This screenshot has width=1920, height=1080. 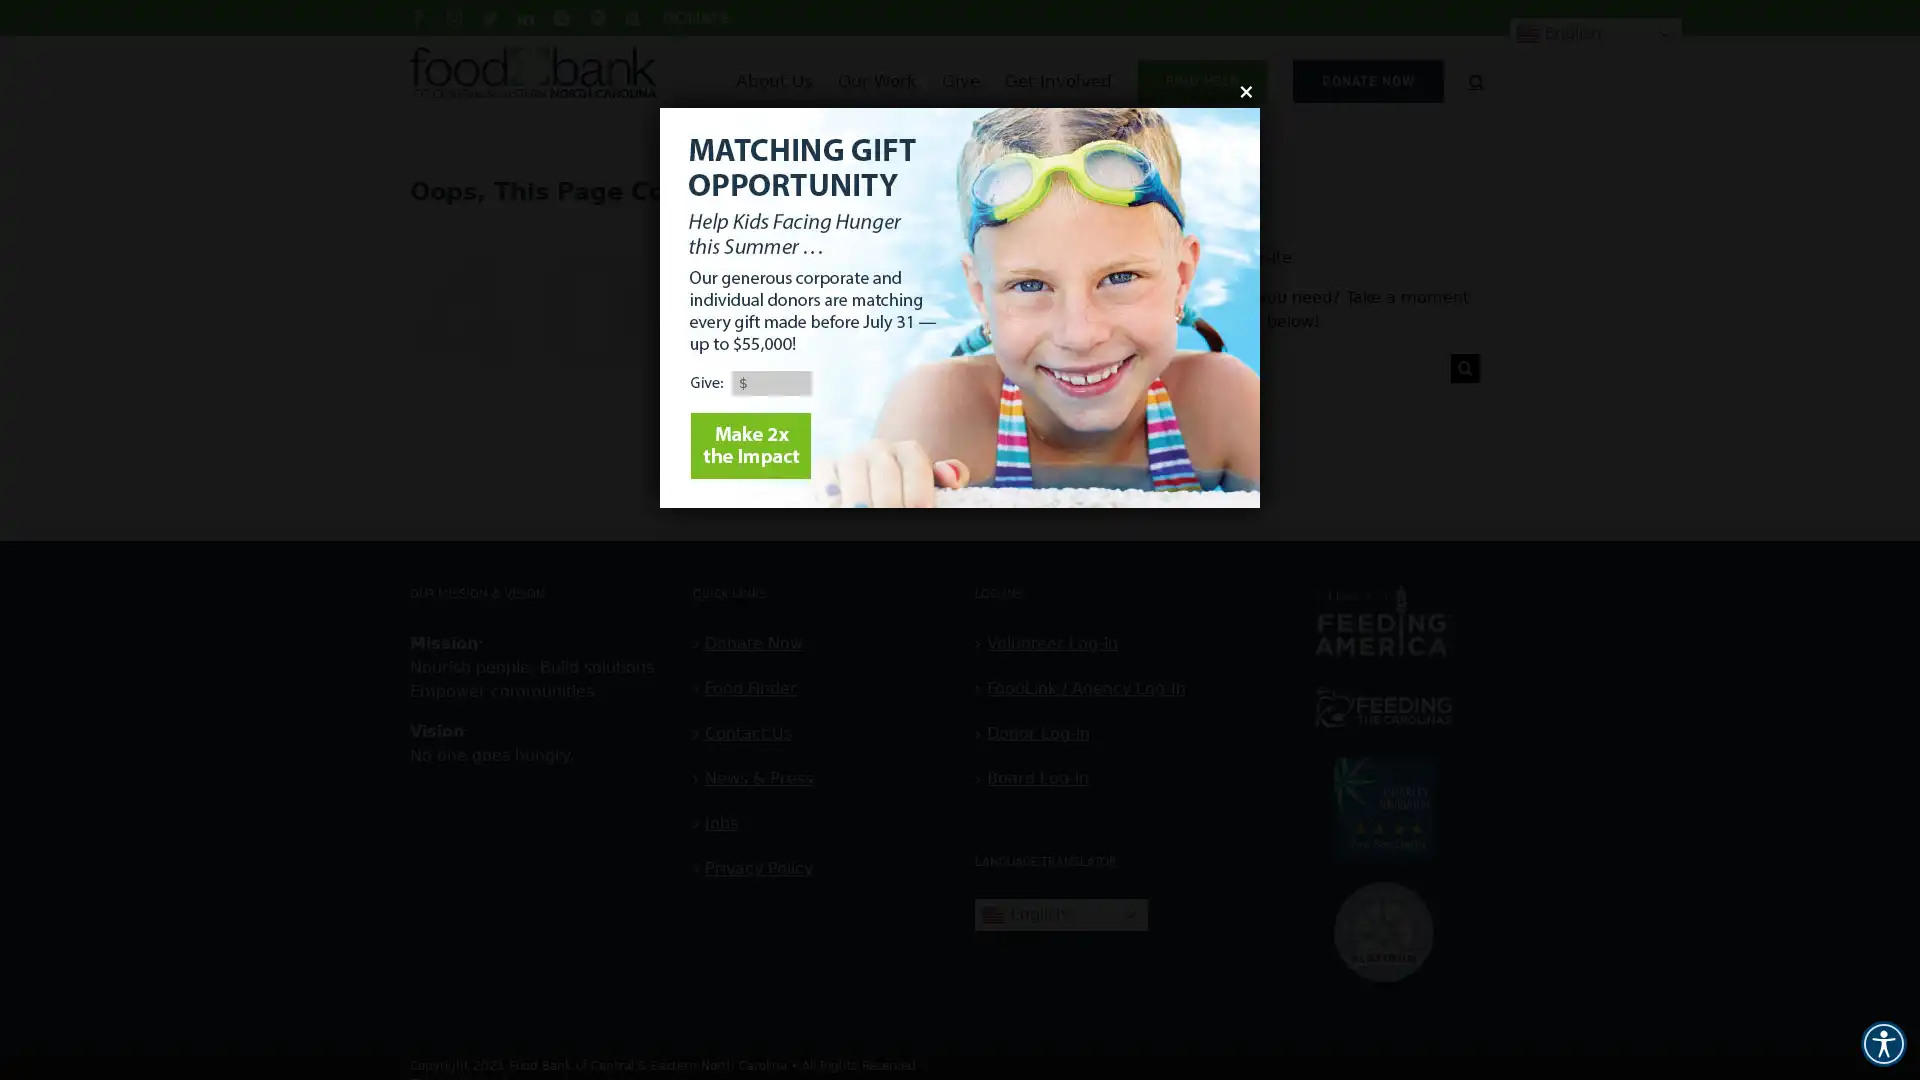 I want to click on Search, so click(x=1477, y=79).